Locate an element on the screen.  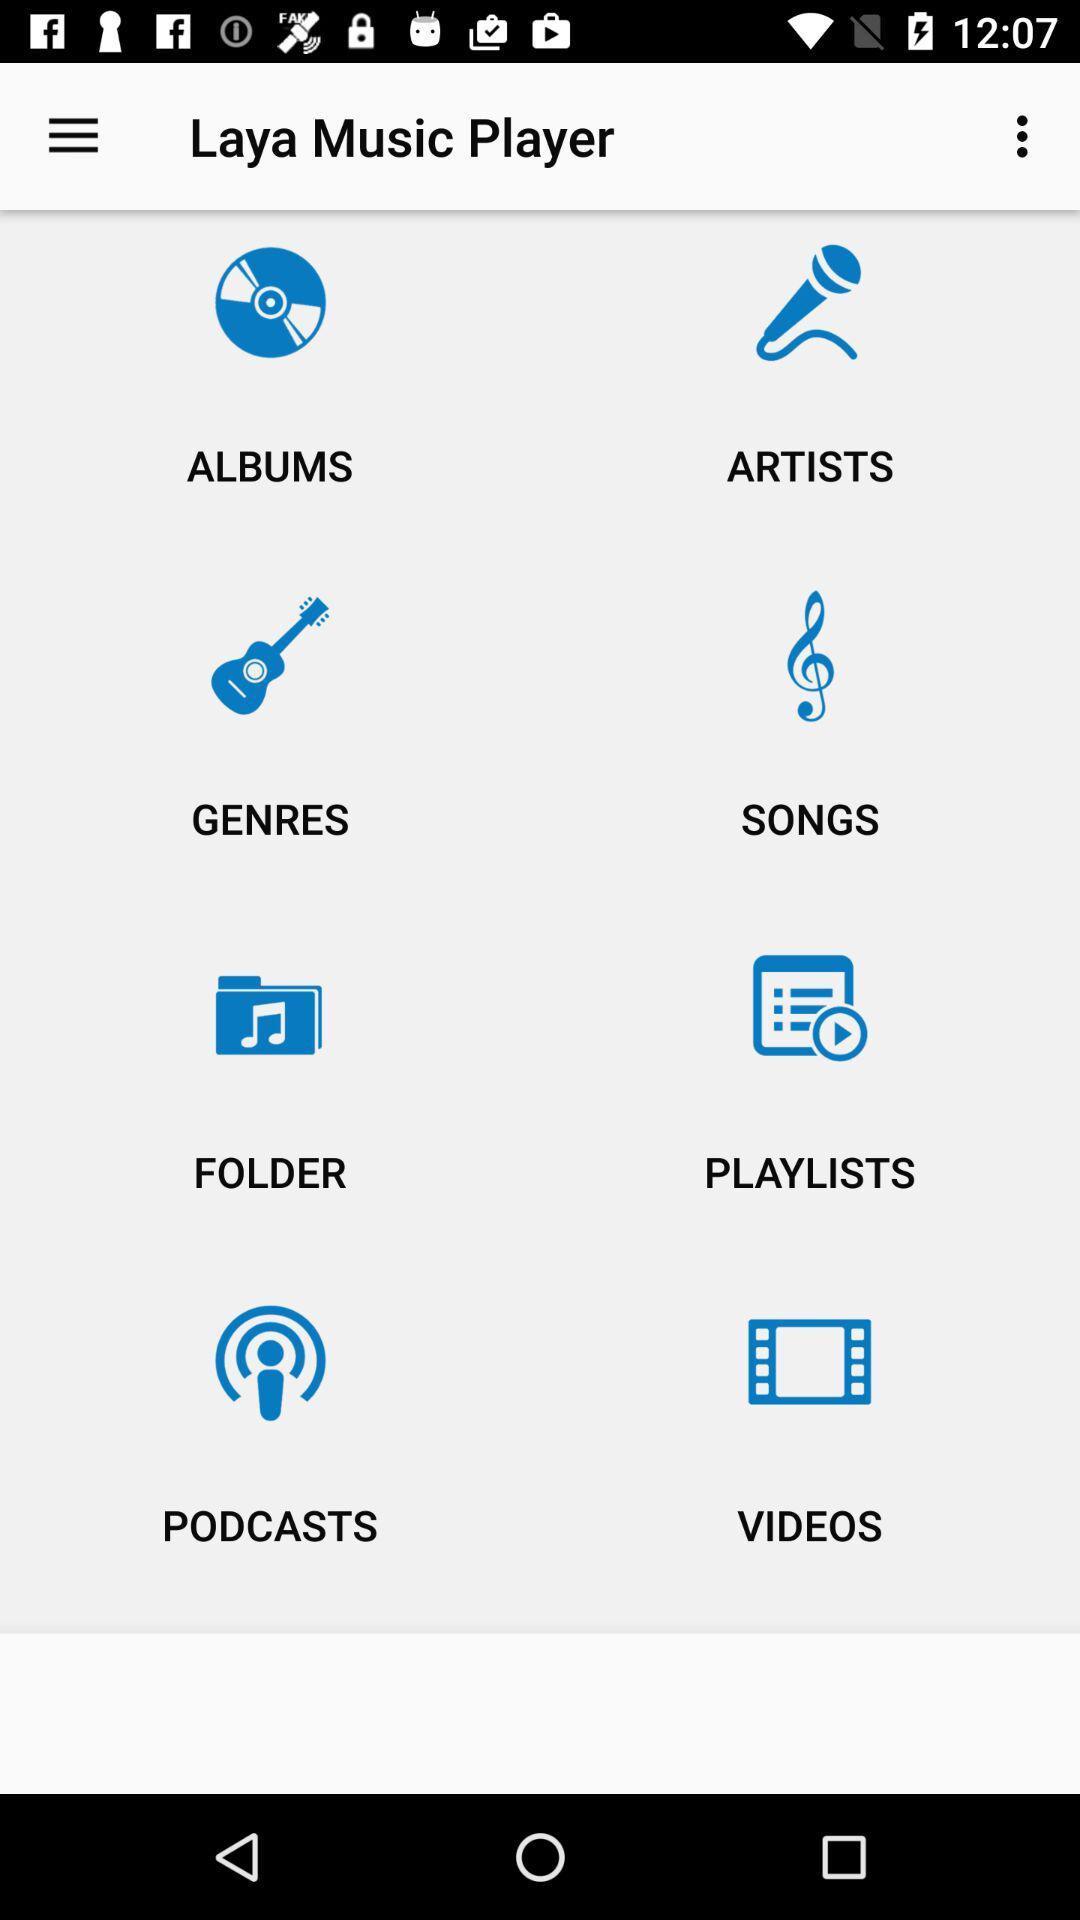
the item above the genres is located at coordinates (810, 391).